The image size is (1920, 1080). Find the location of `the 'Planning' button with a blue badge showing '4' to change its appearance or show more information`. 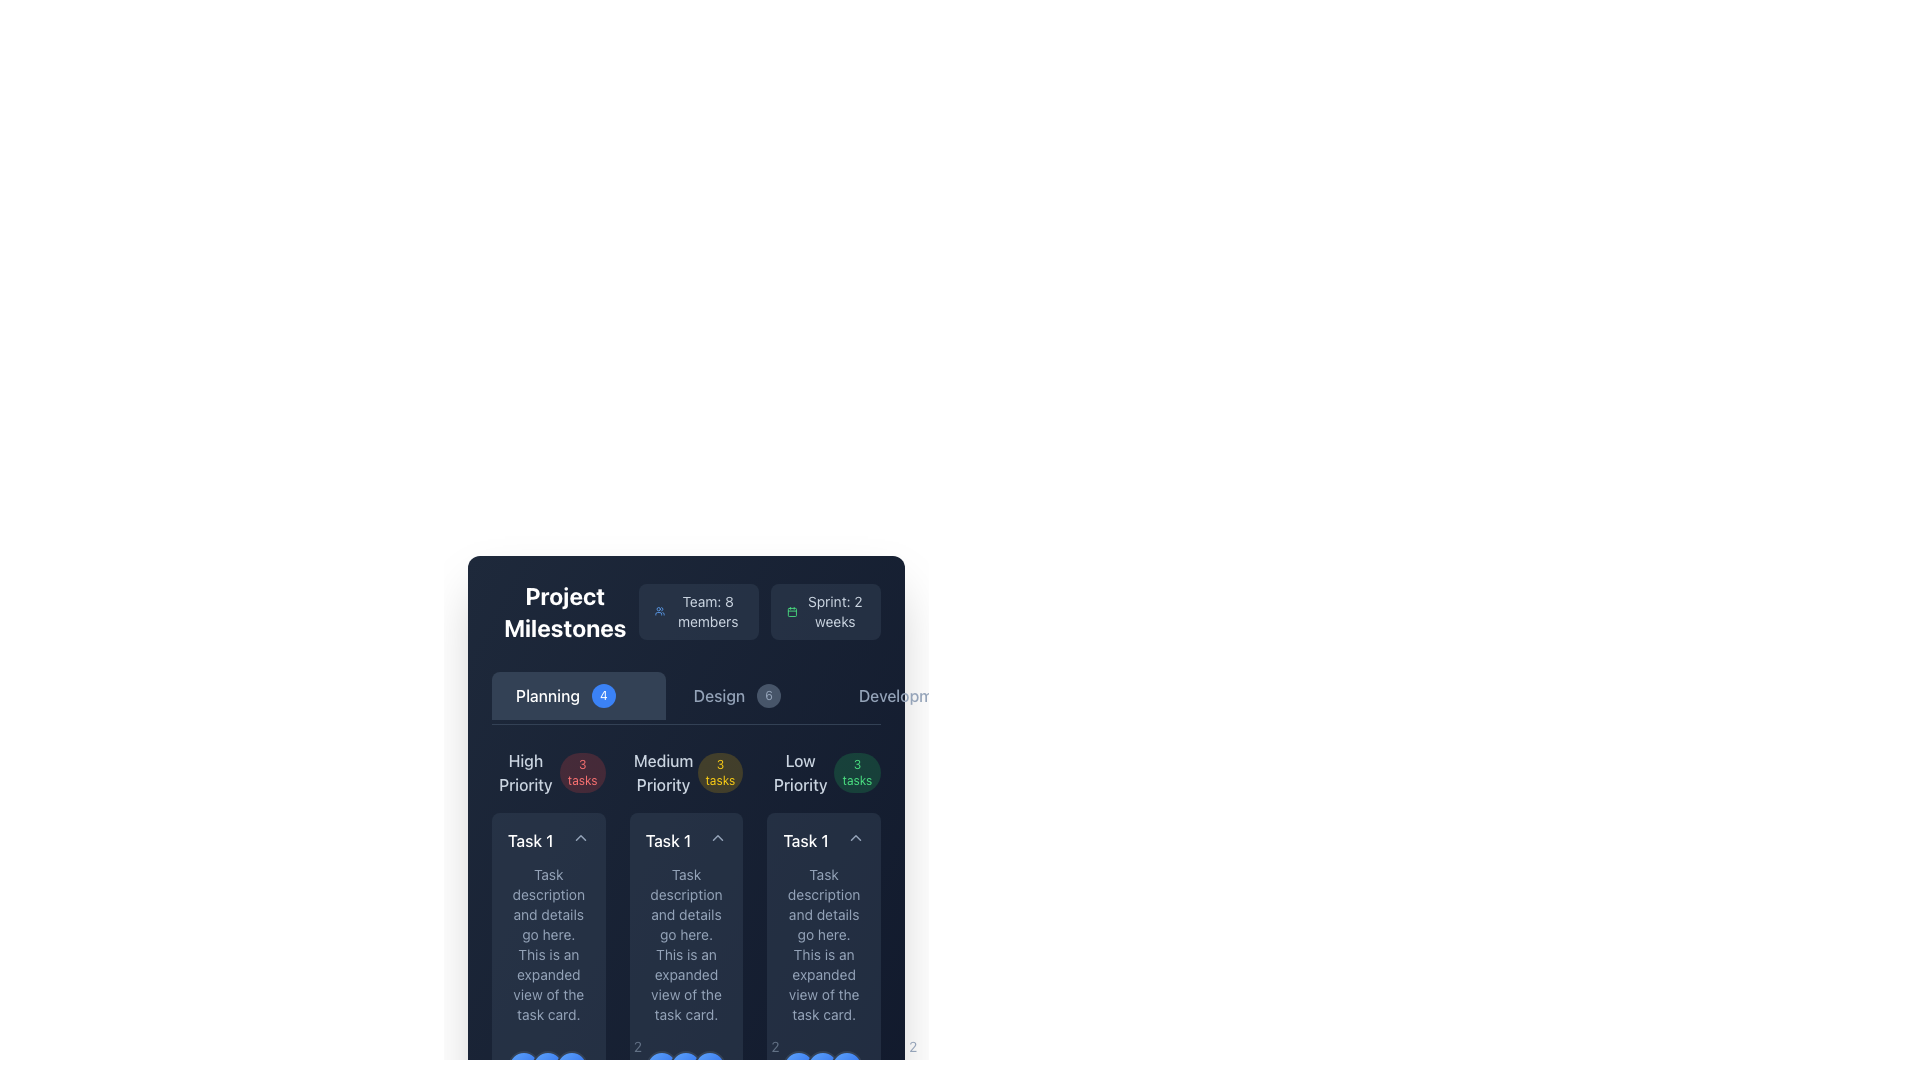

the 'Planning' button with a blue badge showing '4' to change its appearance or show more information is located at coordinates (577, 694).